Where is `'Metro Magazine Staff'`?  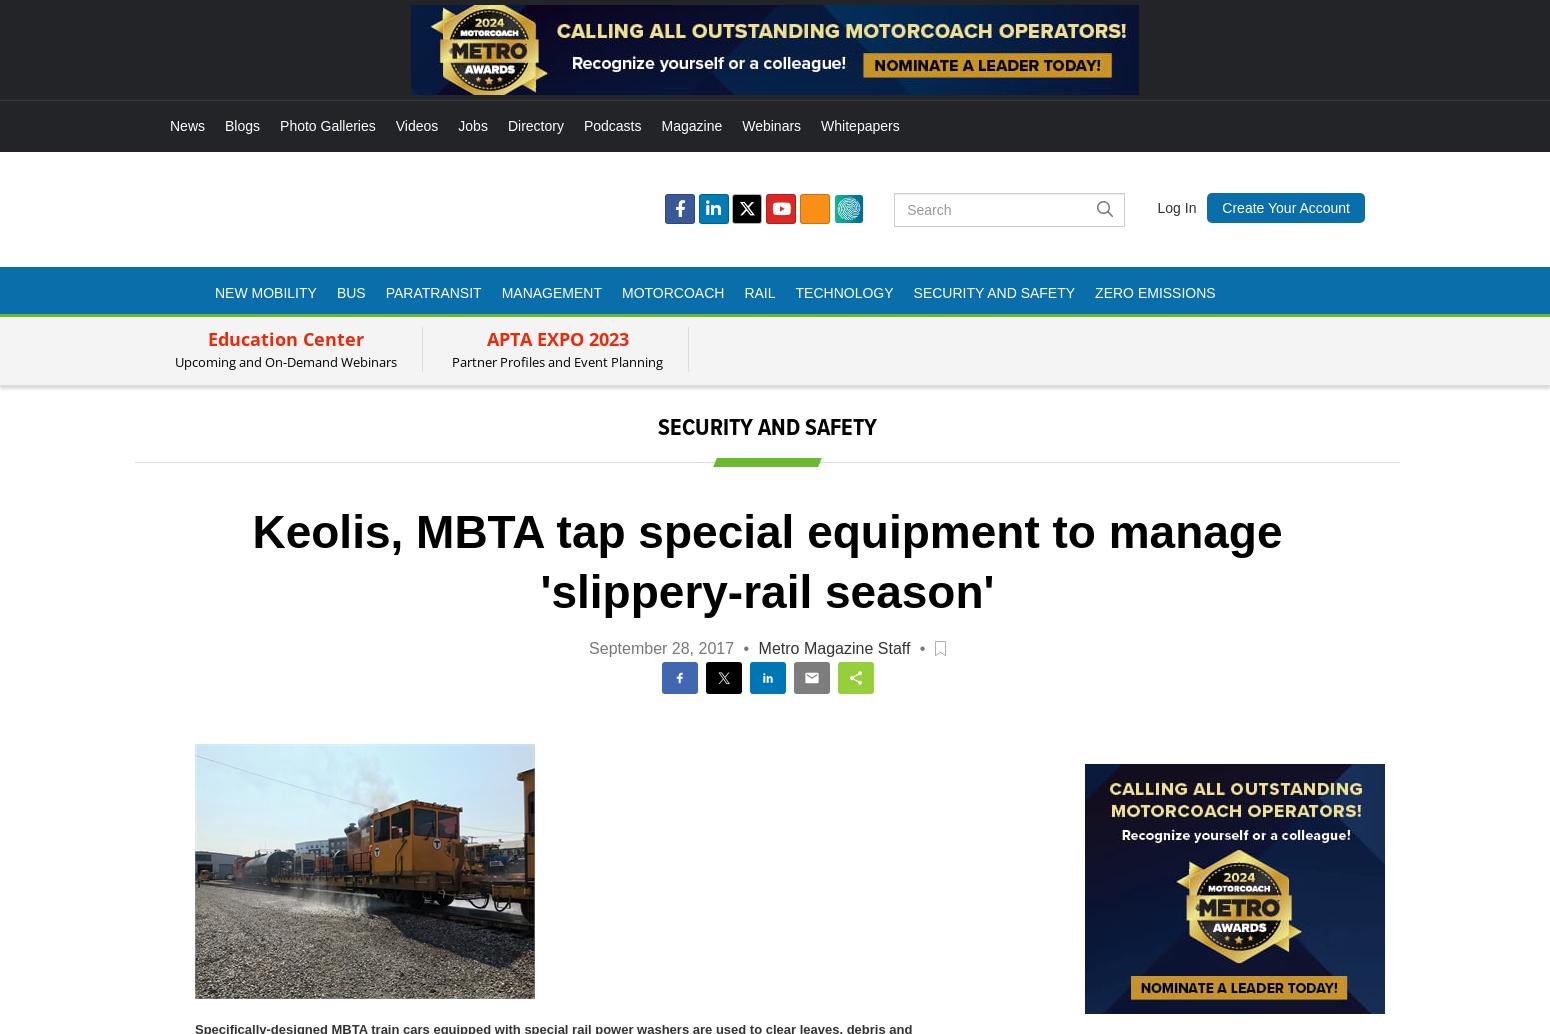 'Metro Magazine Staff' is located at coordinates (757, 648).